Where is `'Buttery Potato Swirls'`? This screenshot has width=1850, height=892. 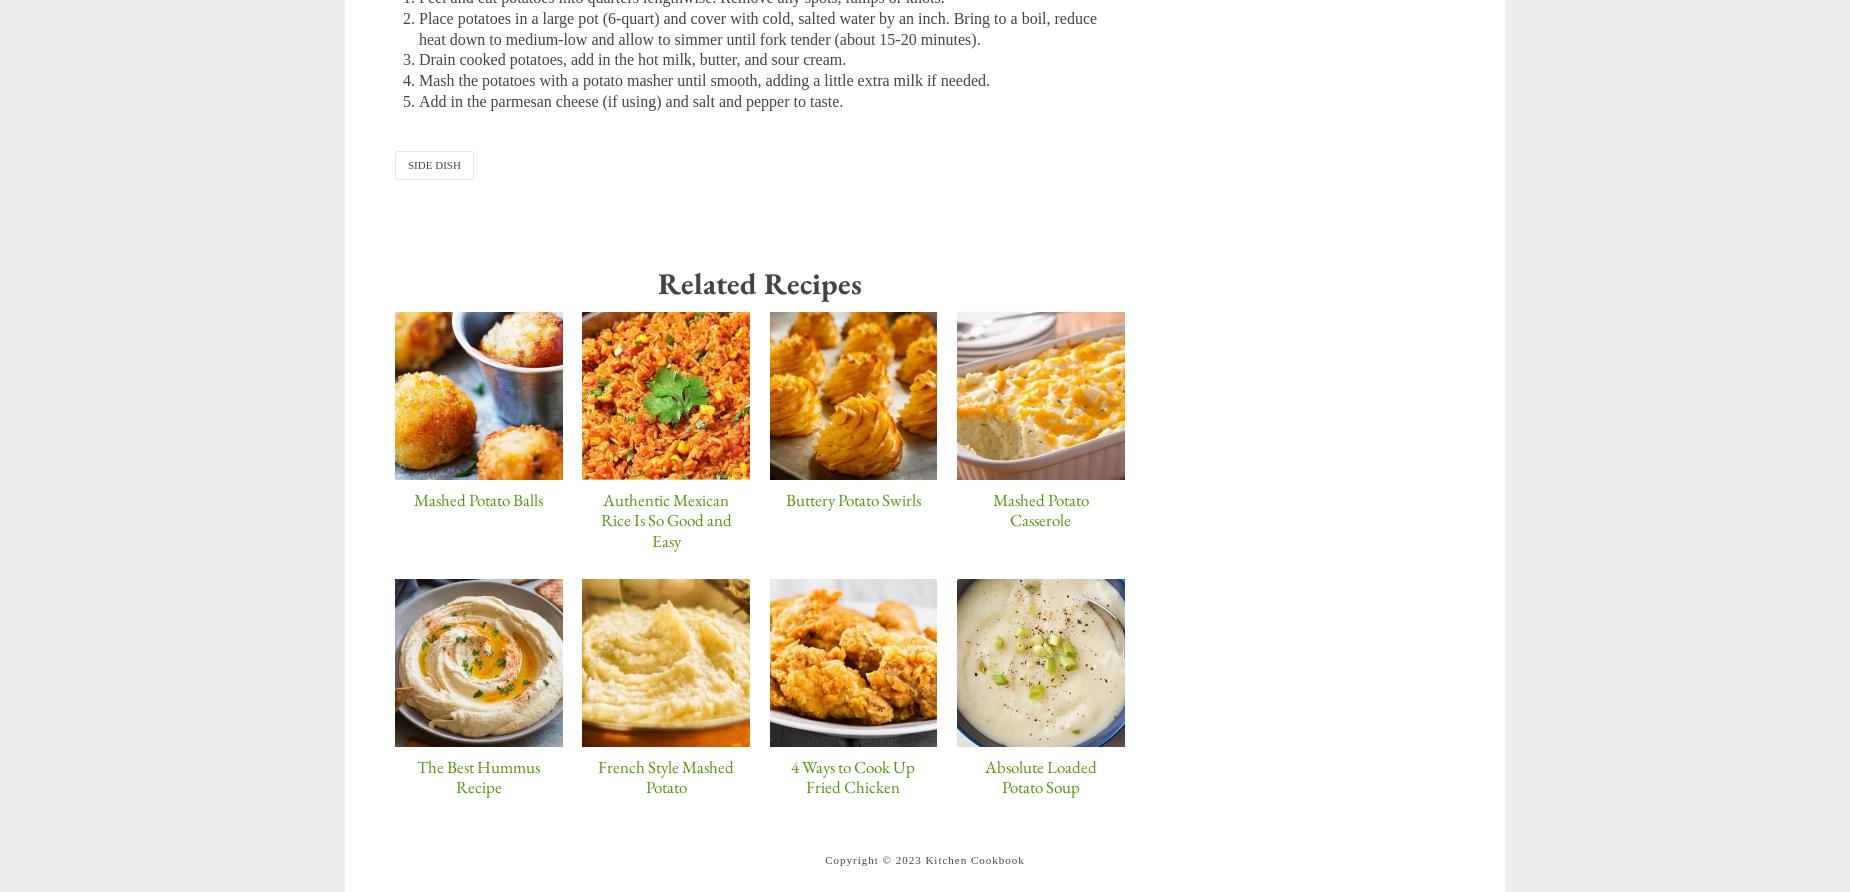 'Buttery Potato Swirls' is located at coordinates (784, 499).